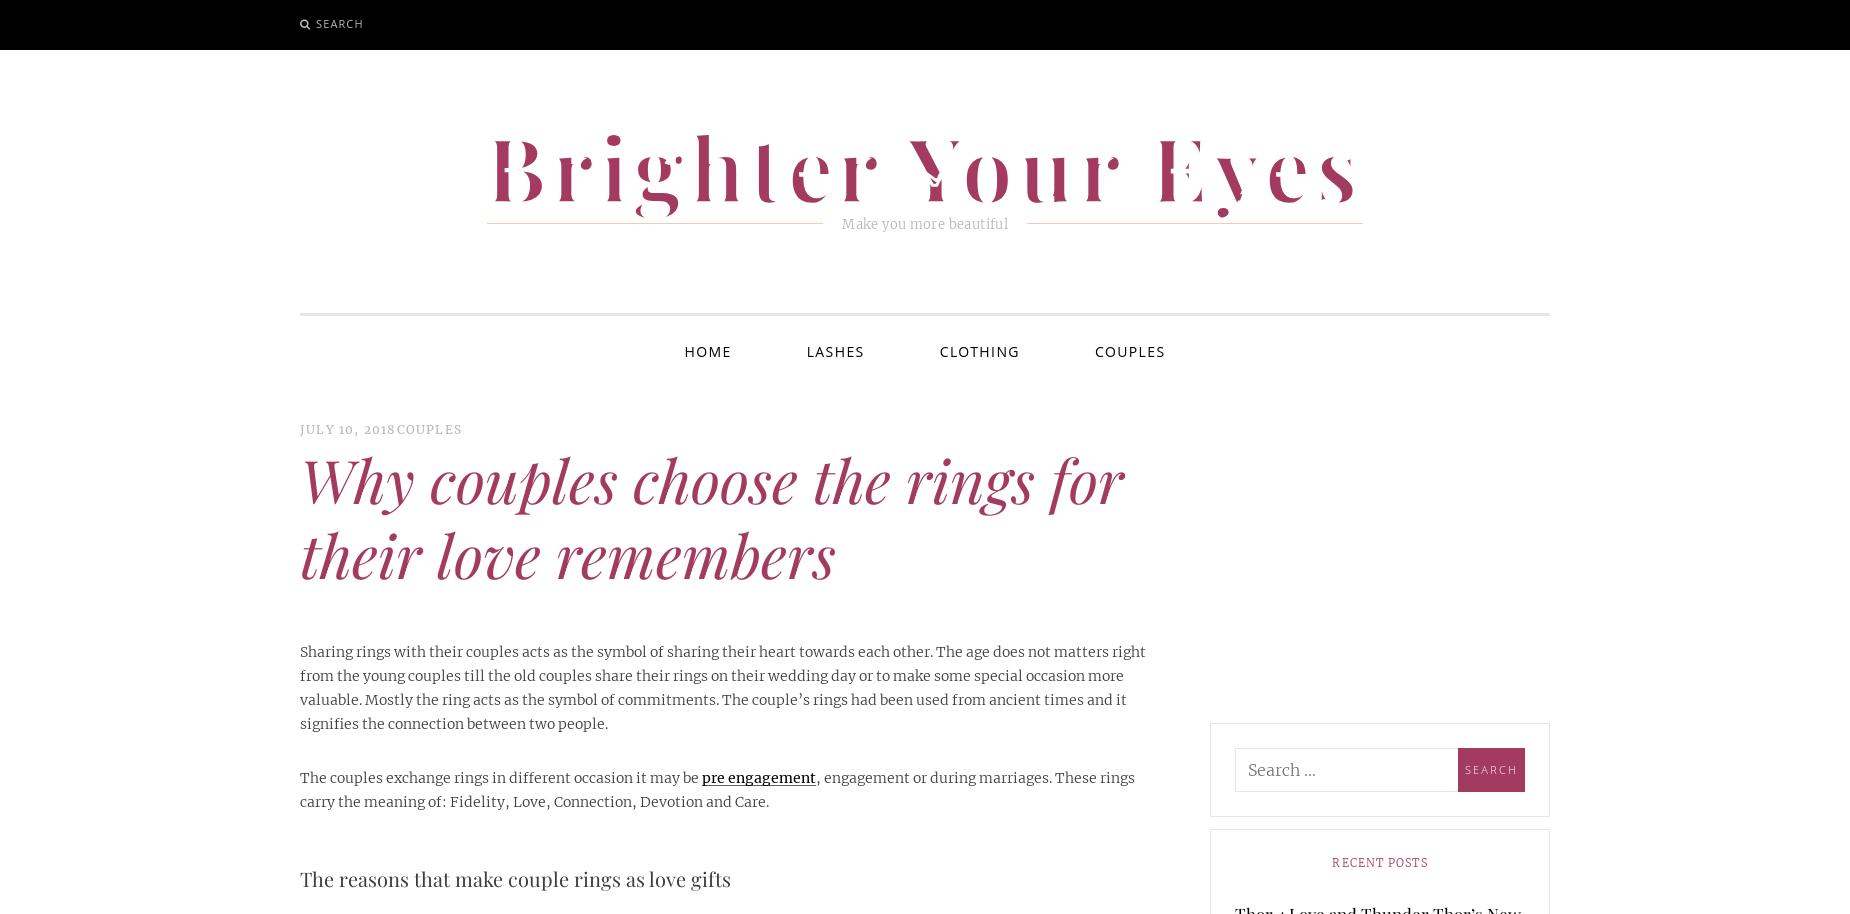 The height and width of the screenshot is (914, 1850). I want to click on 'Lashes', so click(806, 349).